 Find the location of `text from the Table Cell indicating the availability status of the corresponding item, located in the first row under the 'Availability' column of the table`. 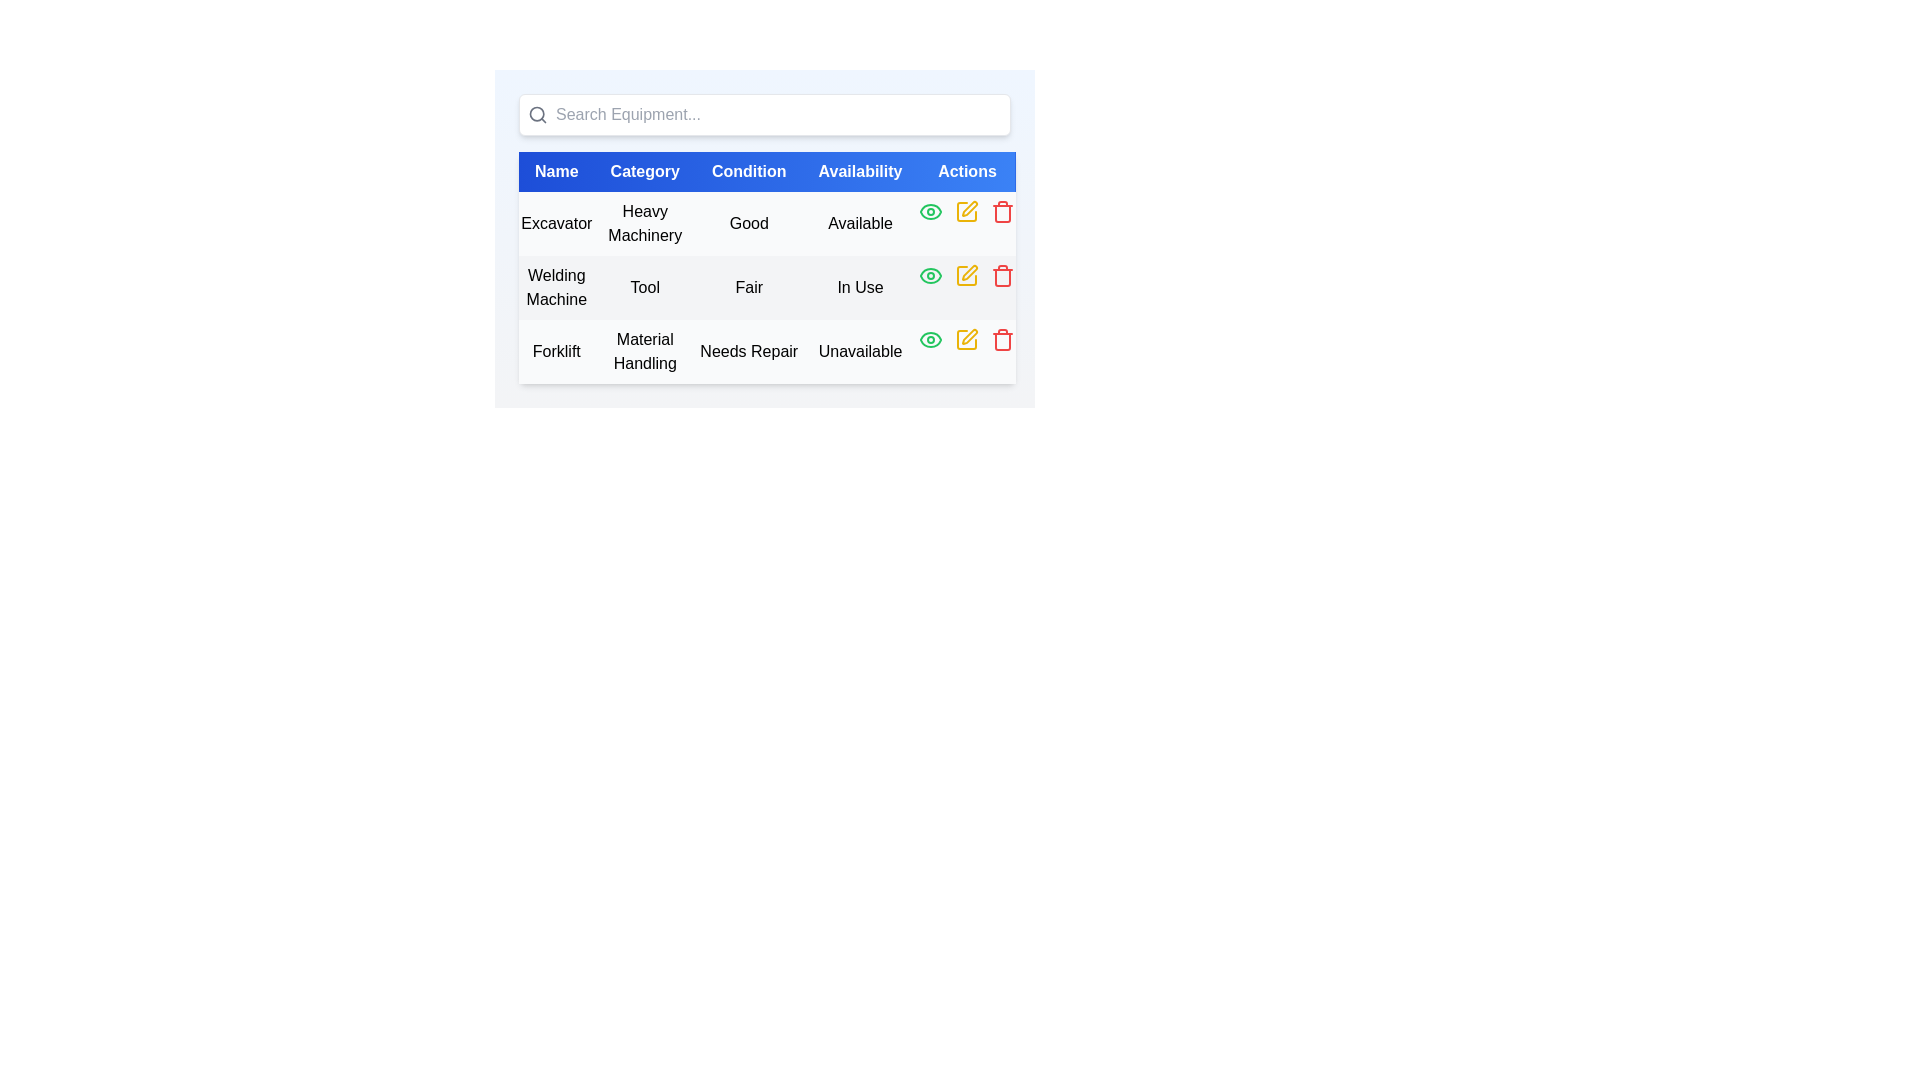

text from the Table Cell indicating the availability status of the corresponding item, located in the first row under the 'Availability' column of the table is located at coordinates (860, 223).